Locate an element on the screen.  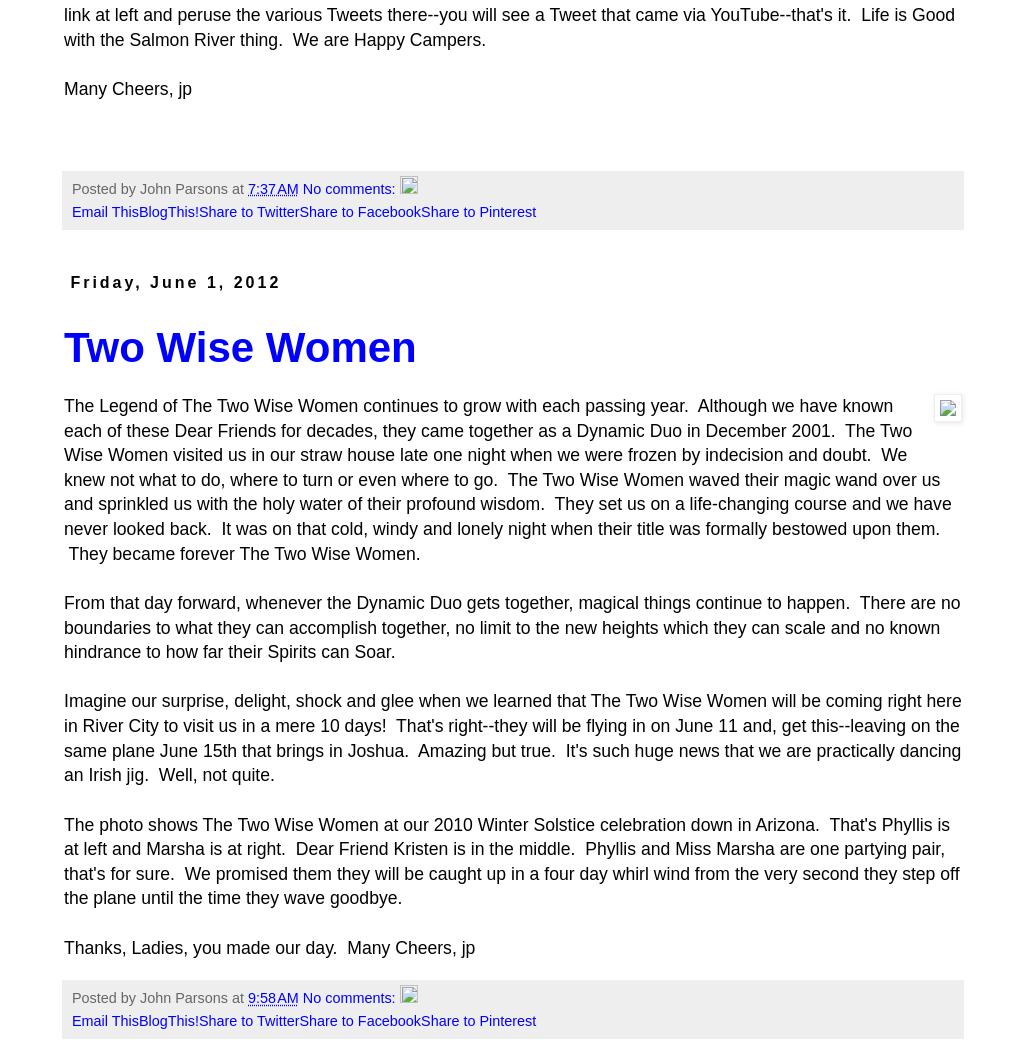
'Two Wise Women' is located at coordinates (239, 347).